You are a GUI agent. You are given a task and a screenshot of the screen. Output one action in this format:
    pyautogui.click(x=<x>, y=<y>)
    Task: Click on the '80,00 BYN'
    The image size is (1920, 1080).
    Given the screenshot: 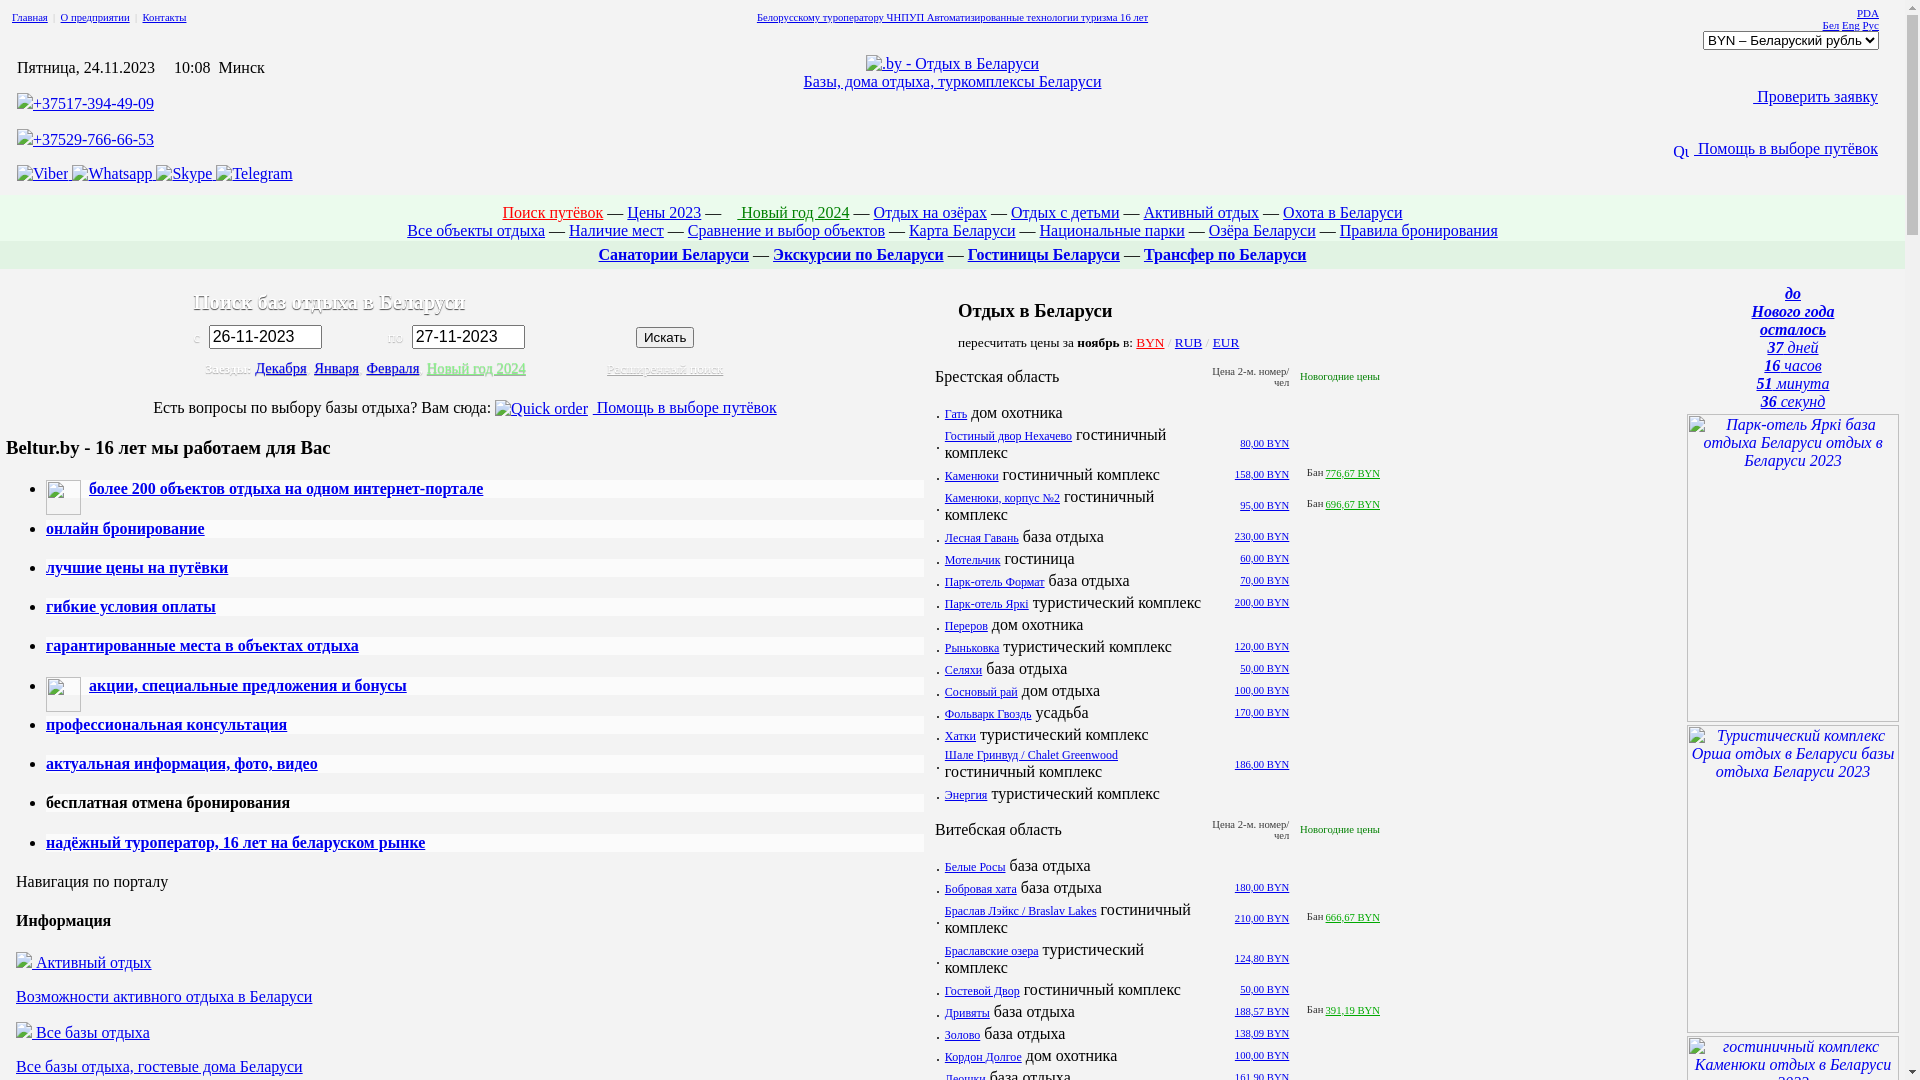 What is the action you would take?
    pyautogui.click(x=1263, y=442)
    